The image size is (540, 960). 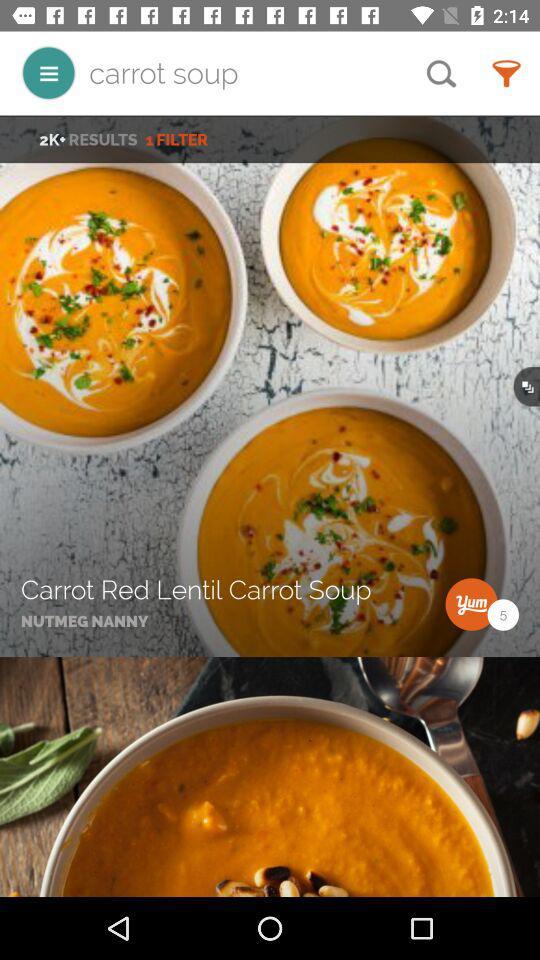 What do you see at coordinates (48, 73) in the screenshot?
I see `this will open the options menu` at bounding box center [48, 73].